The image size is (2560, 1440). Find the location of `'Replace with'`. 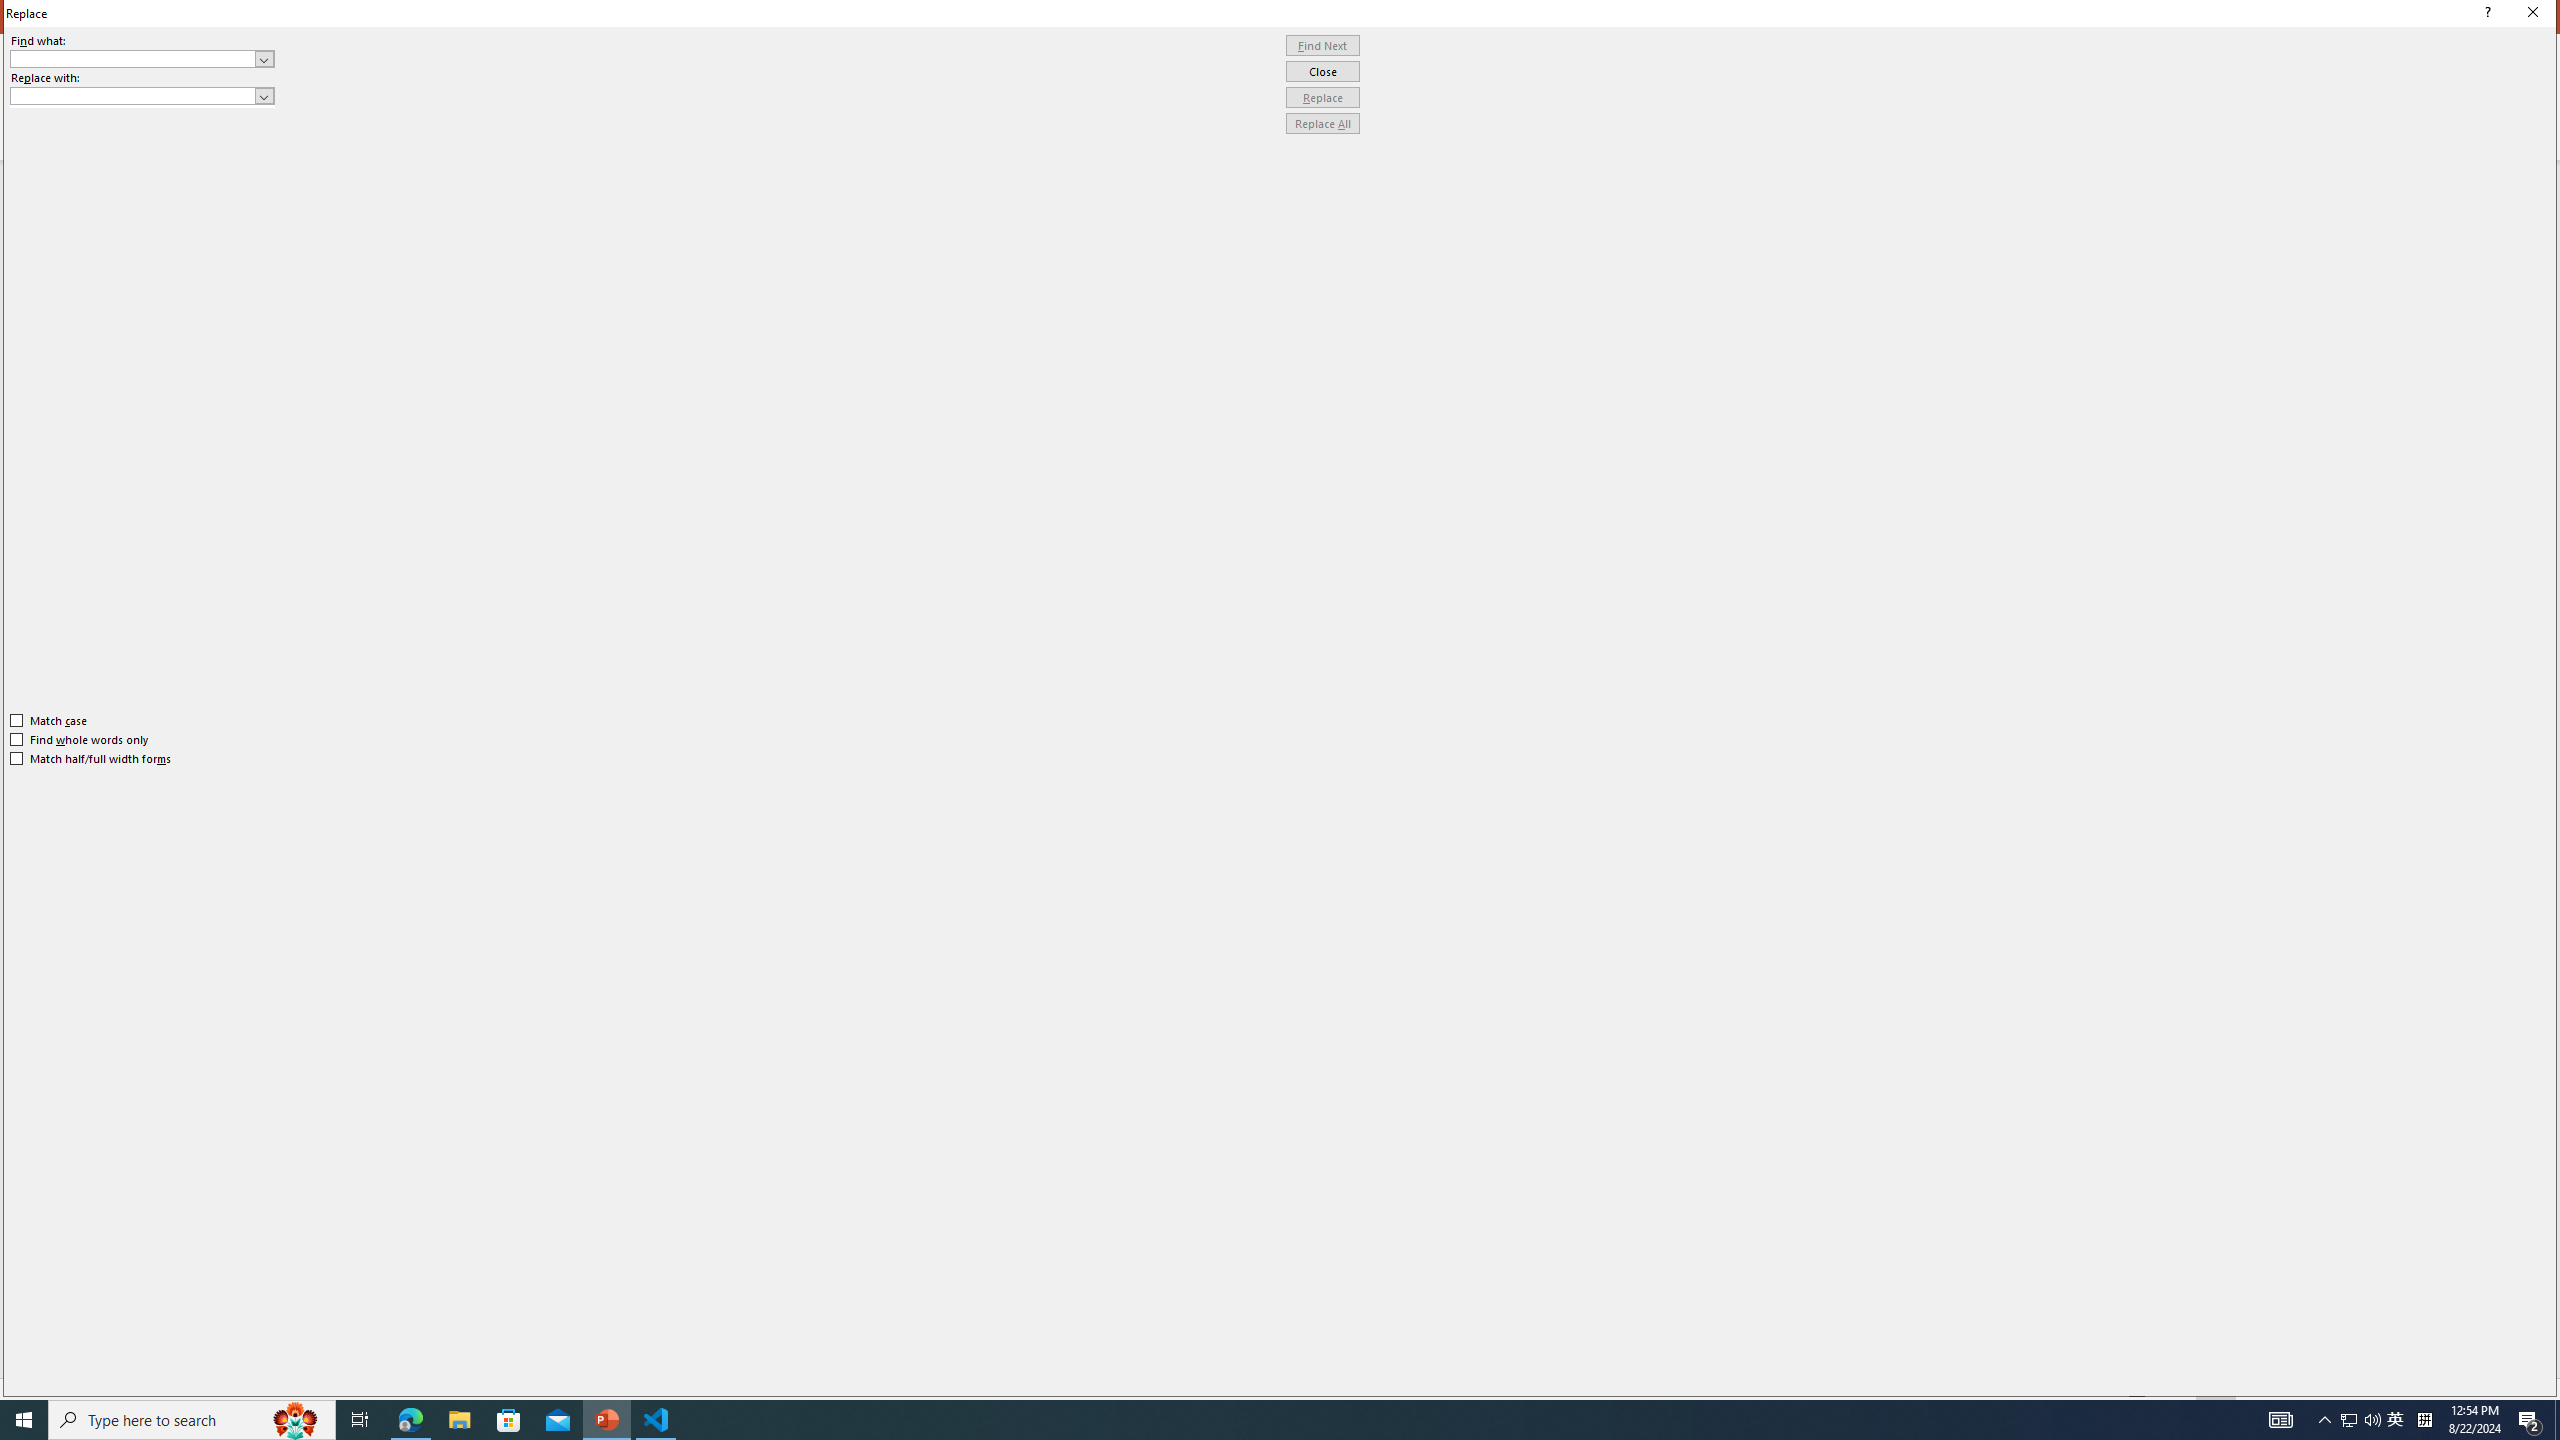

'Replace with' is located at coordinates (133, 95).